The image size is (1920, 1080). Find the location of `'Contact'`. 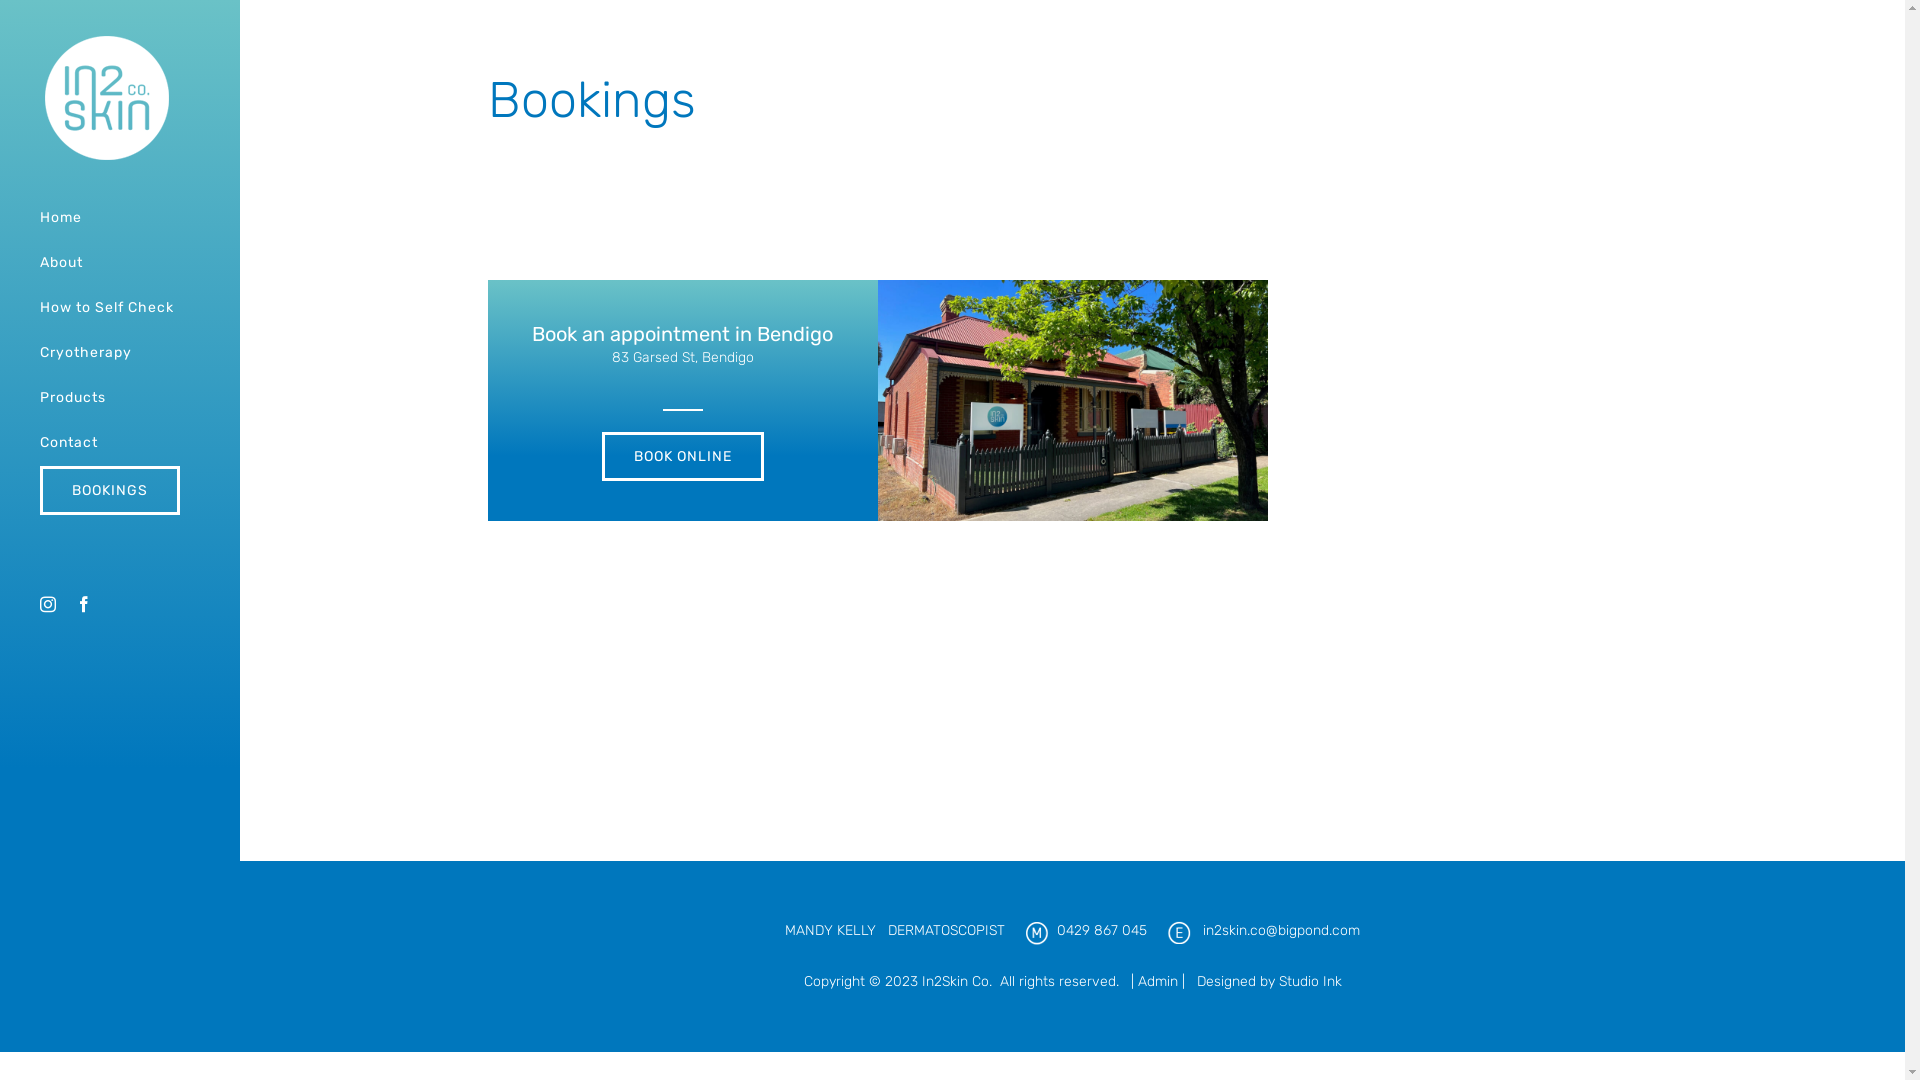

'Contact' is located at coordinates (118, 442).